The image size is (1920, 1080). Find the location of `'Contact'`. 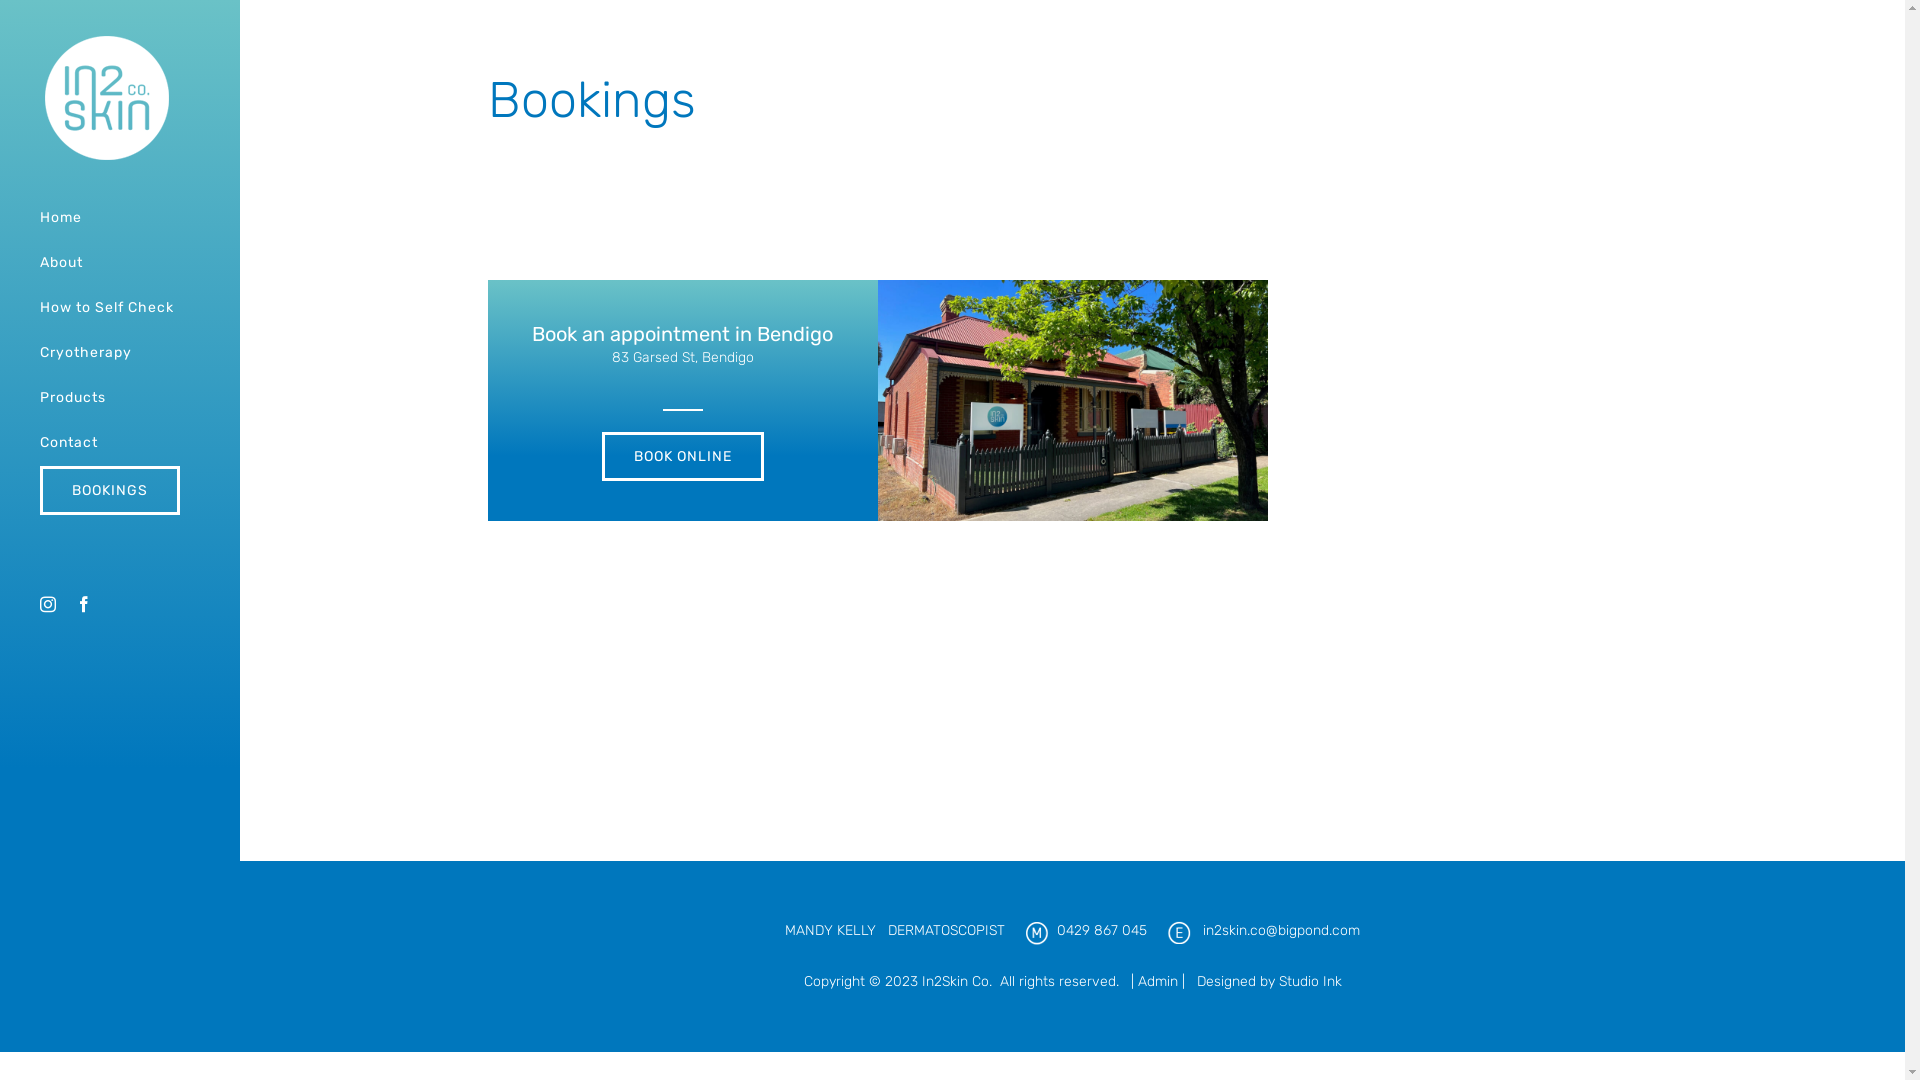

'Contact' is located at coordinates (118, 442).